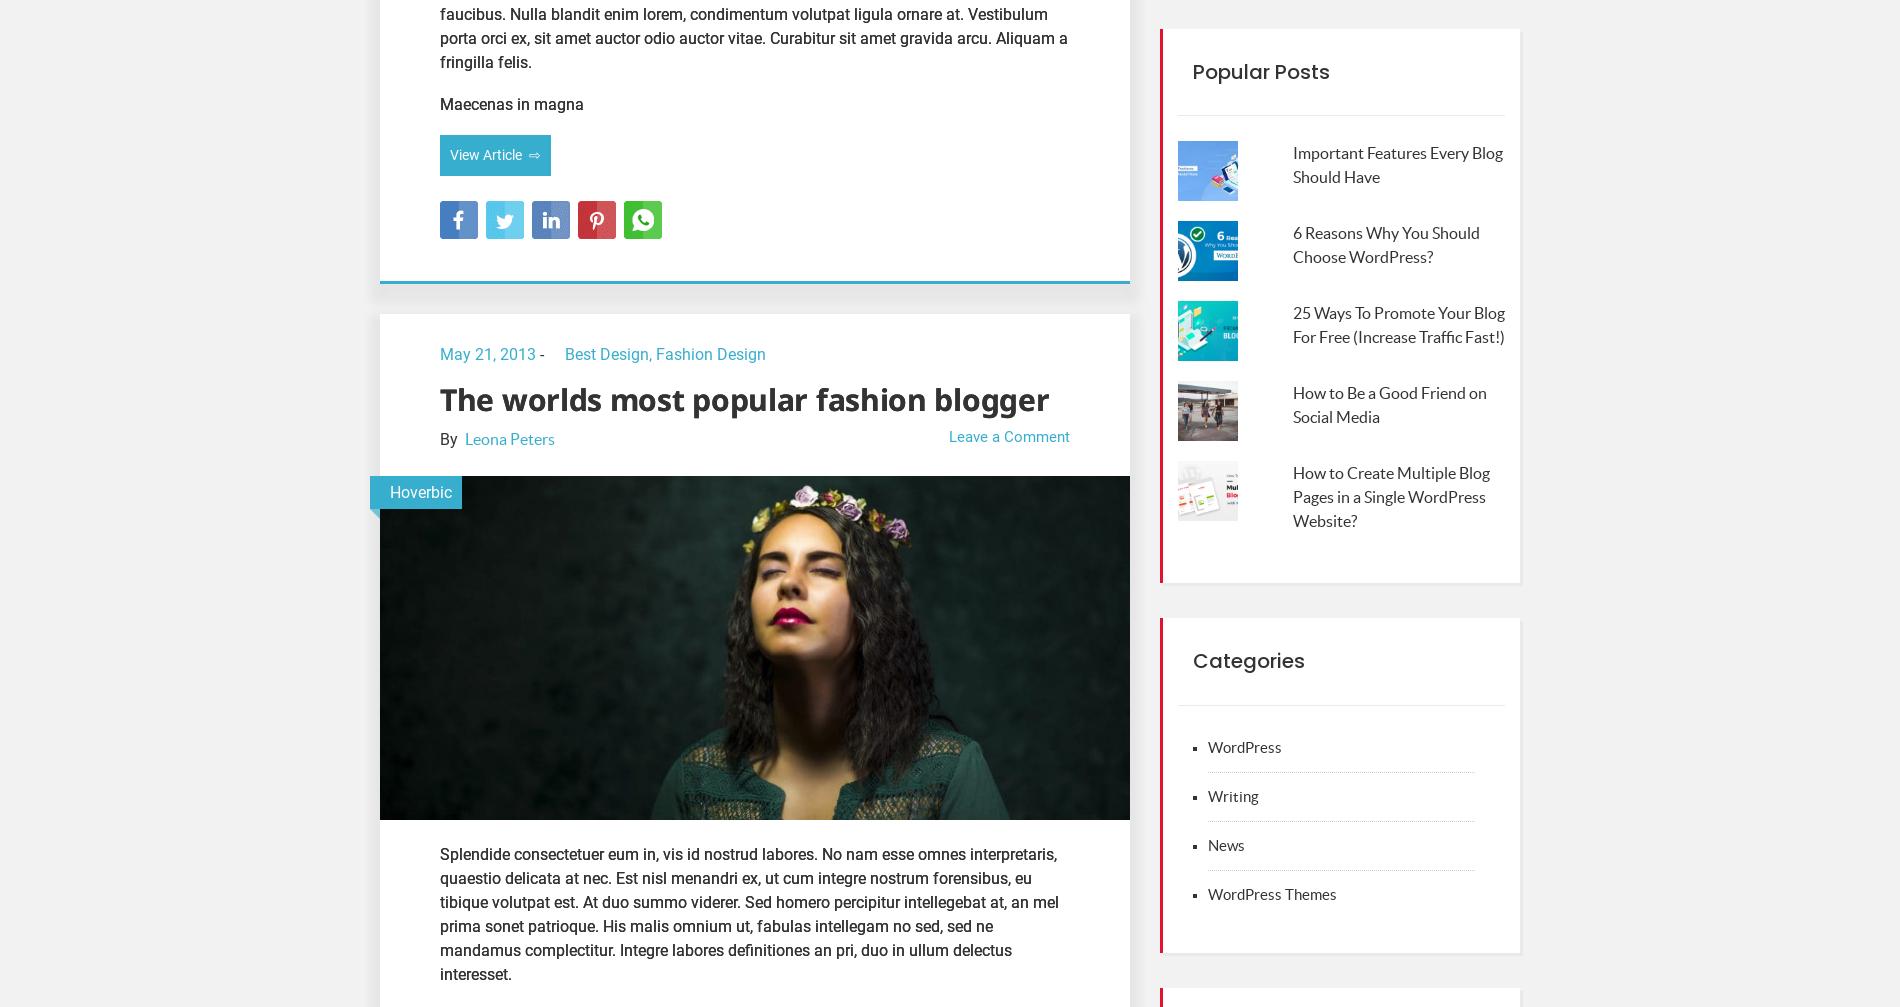 Image resolution: width=1900 pixels, height=1007 pixels. I want to click on 'May 21, 2013', so click(487, 353).